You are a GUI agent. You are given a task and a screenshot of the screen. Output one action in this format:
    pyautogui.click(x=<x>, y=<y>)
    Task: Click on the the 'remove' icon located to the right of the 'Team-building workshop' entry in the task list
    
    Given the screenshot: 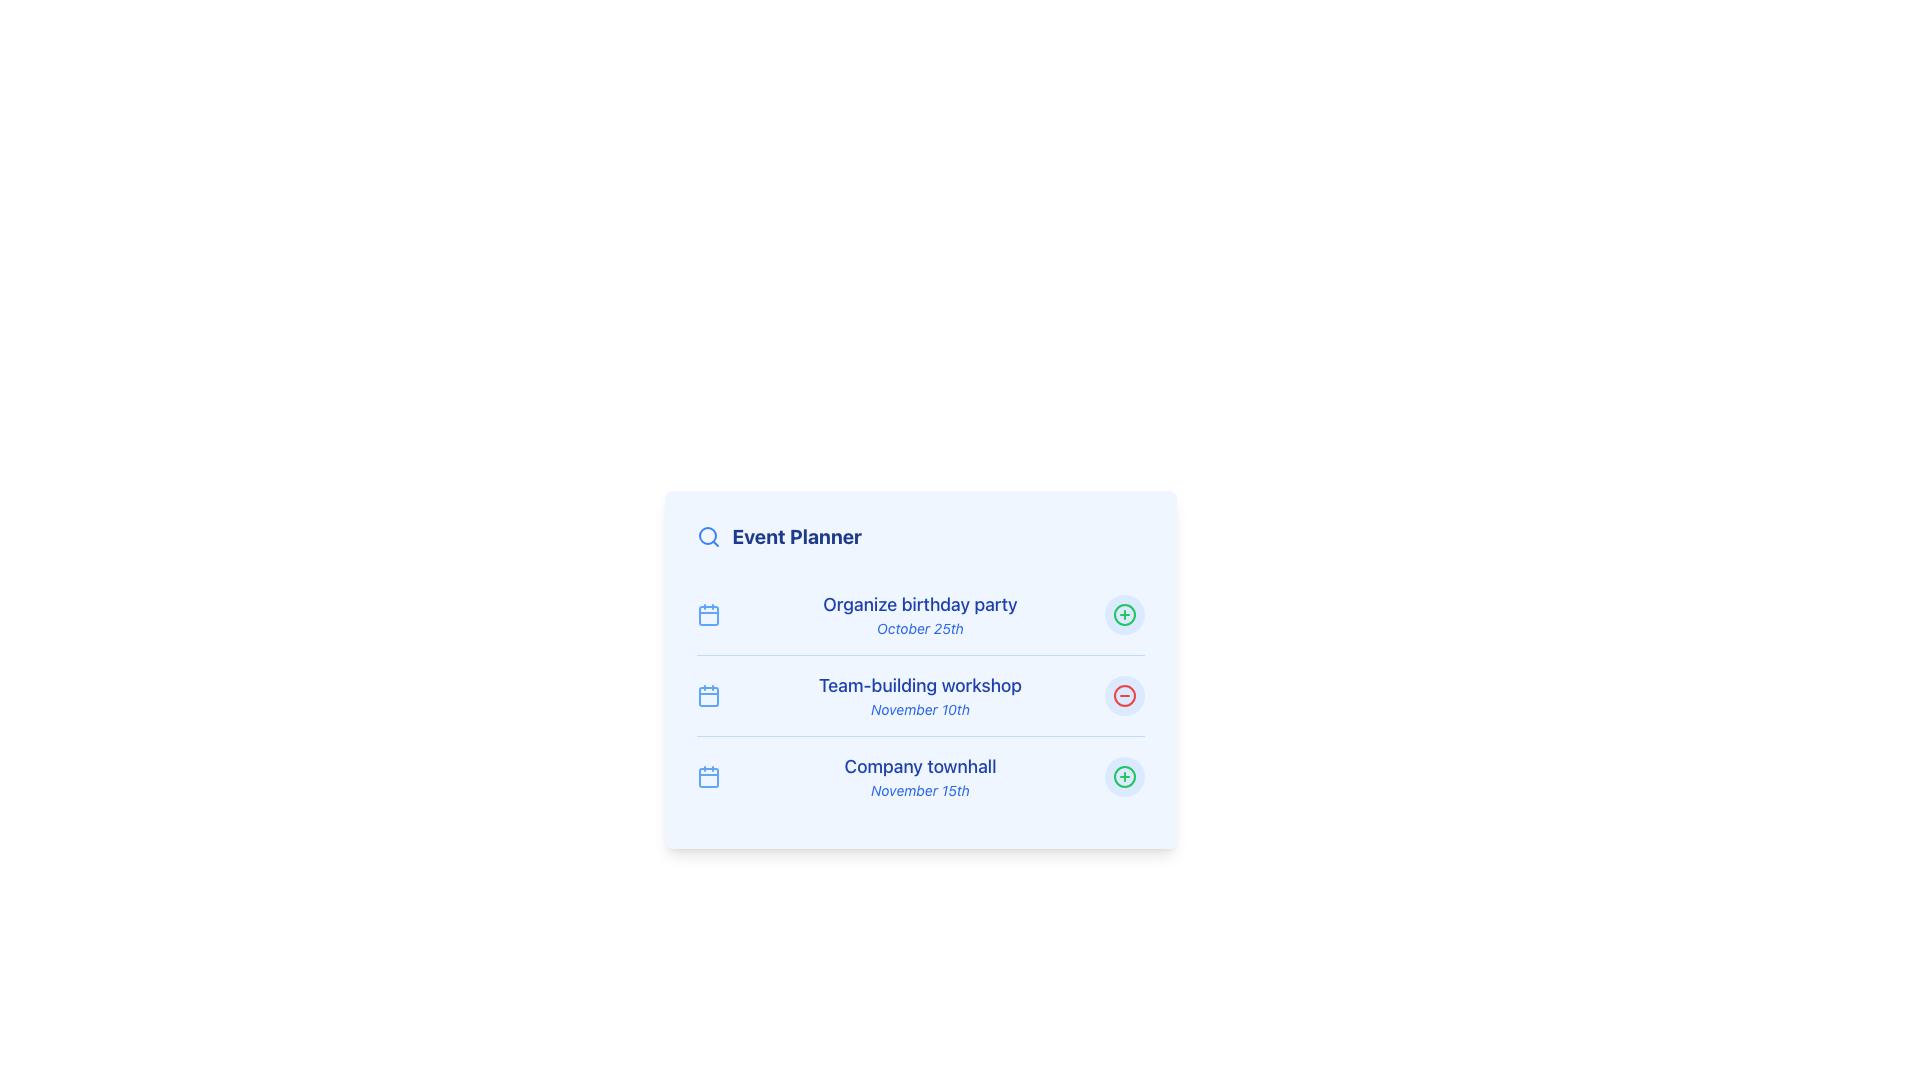 What is the action you would take?
    pyautogui.click(x=1124, y=694)
    